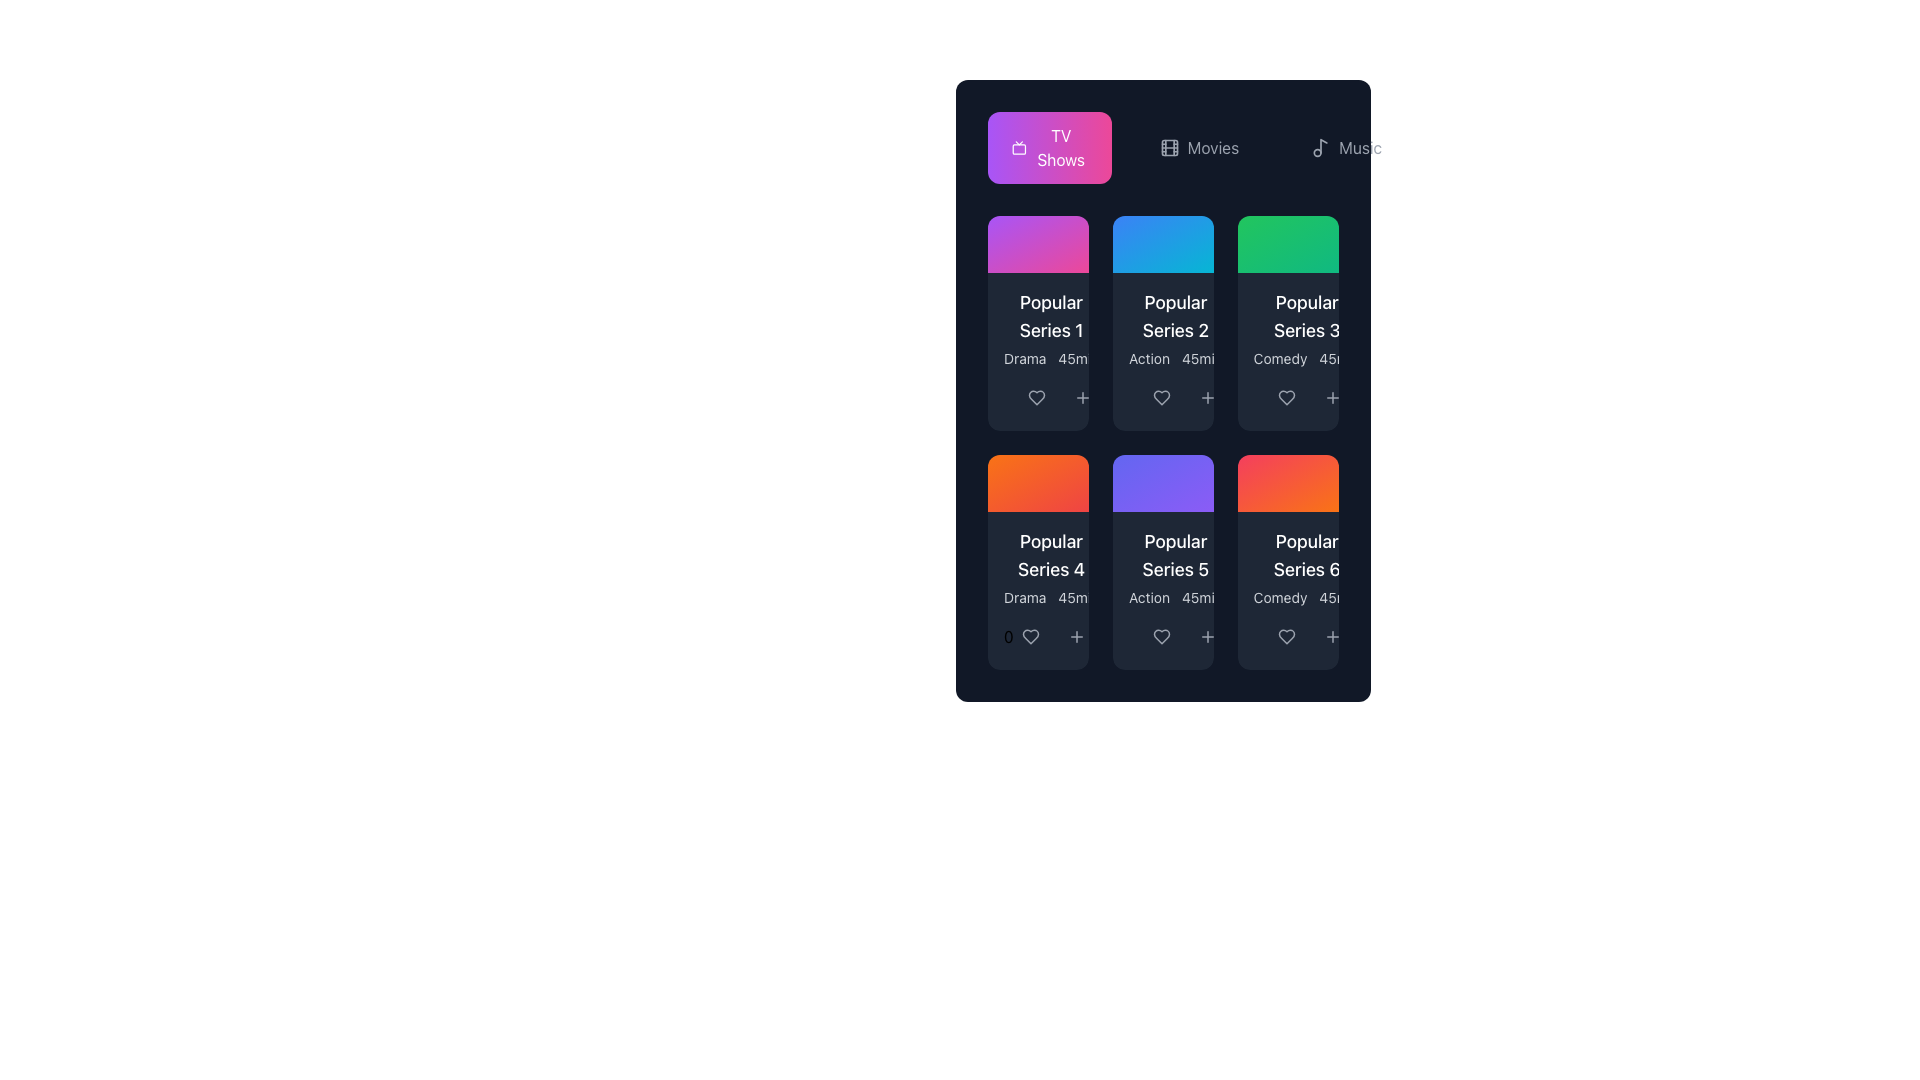  Describe the element at coordinates (1038, 397) in the screenshot. I see `the like button/icon located under the 'Drama 45min' text within the 'Popular Series 1' card to favorite the series` at that location.